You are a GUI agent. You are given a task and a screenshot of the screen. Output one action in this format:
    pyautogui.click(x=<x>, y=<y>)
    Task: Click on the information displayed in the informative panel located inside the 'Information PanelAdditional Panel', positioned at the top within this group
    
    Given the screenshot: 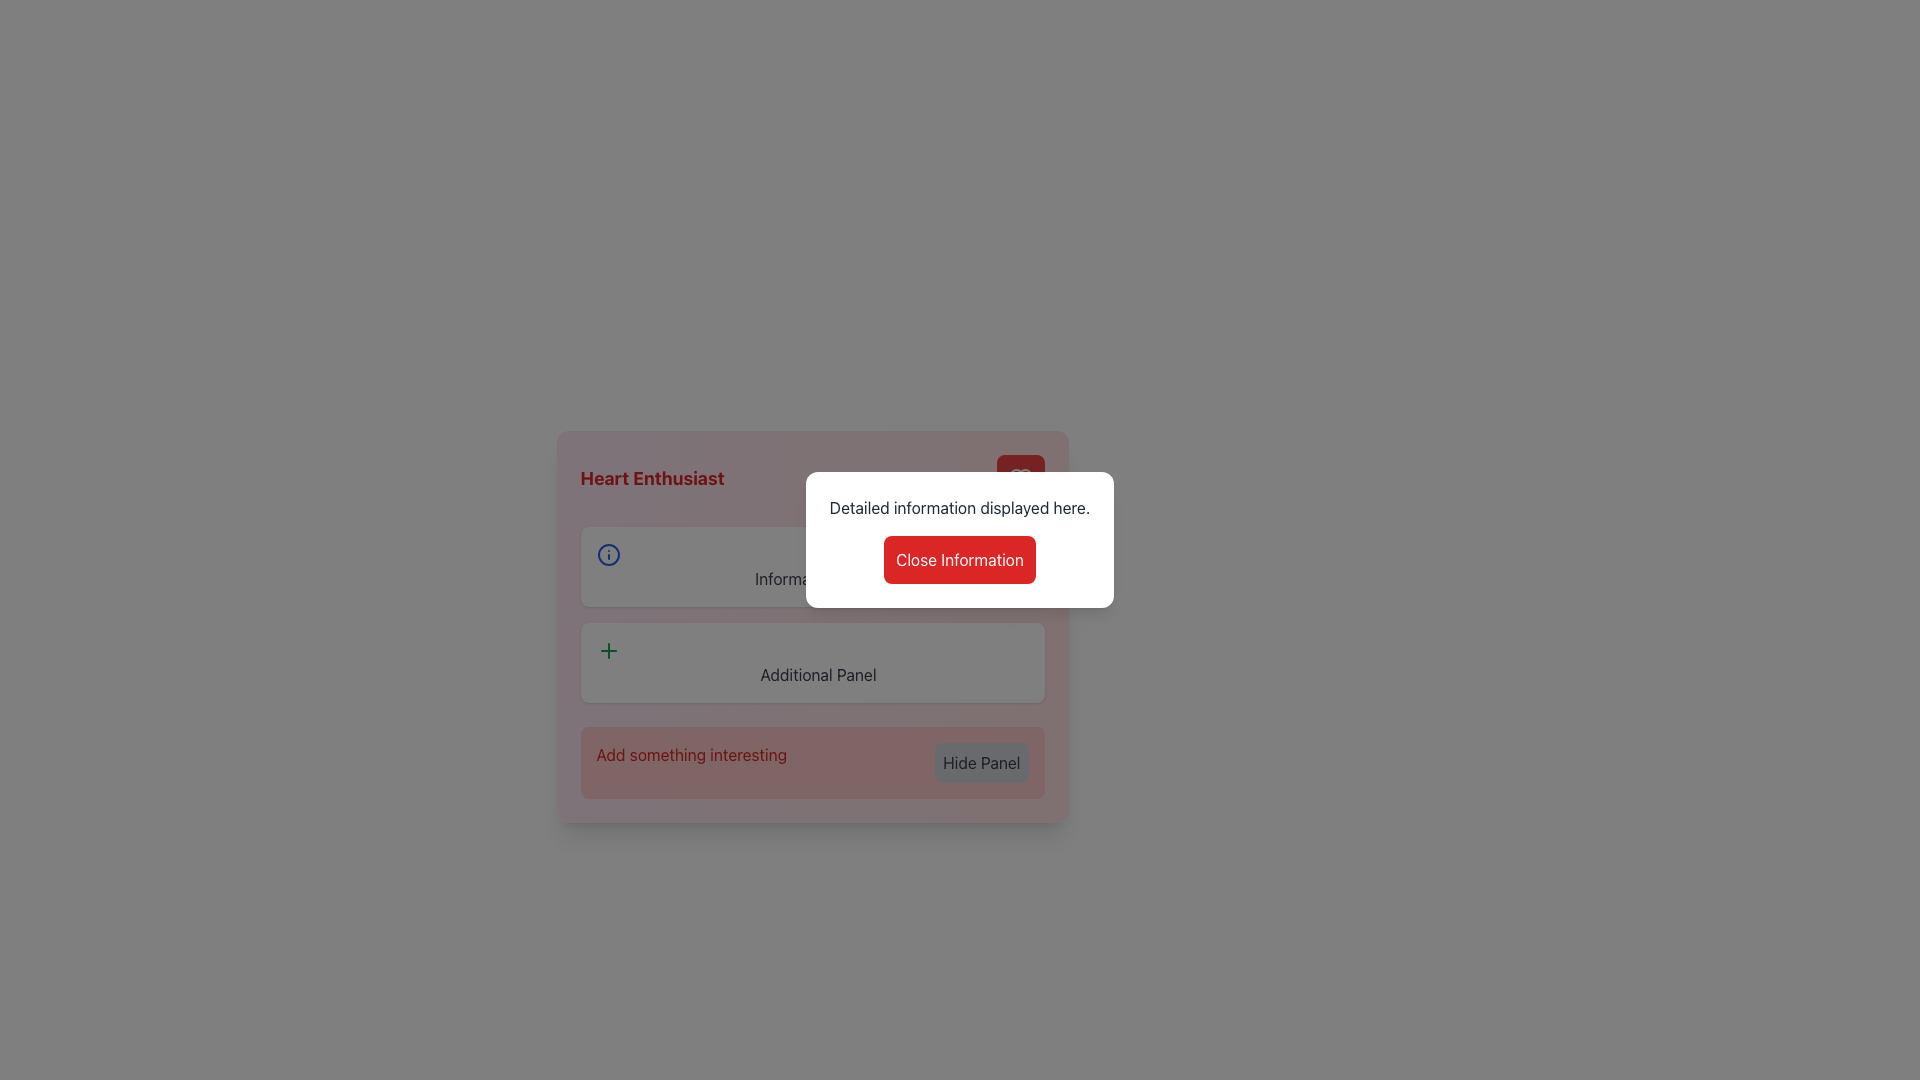 What is the action you would take?
    pyautogui.click(x=812, y=567)
    